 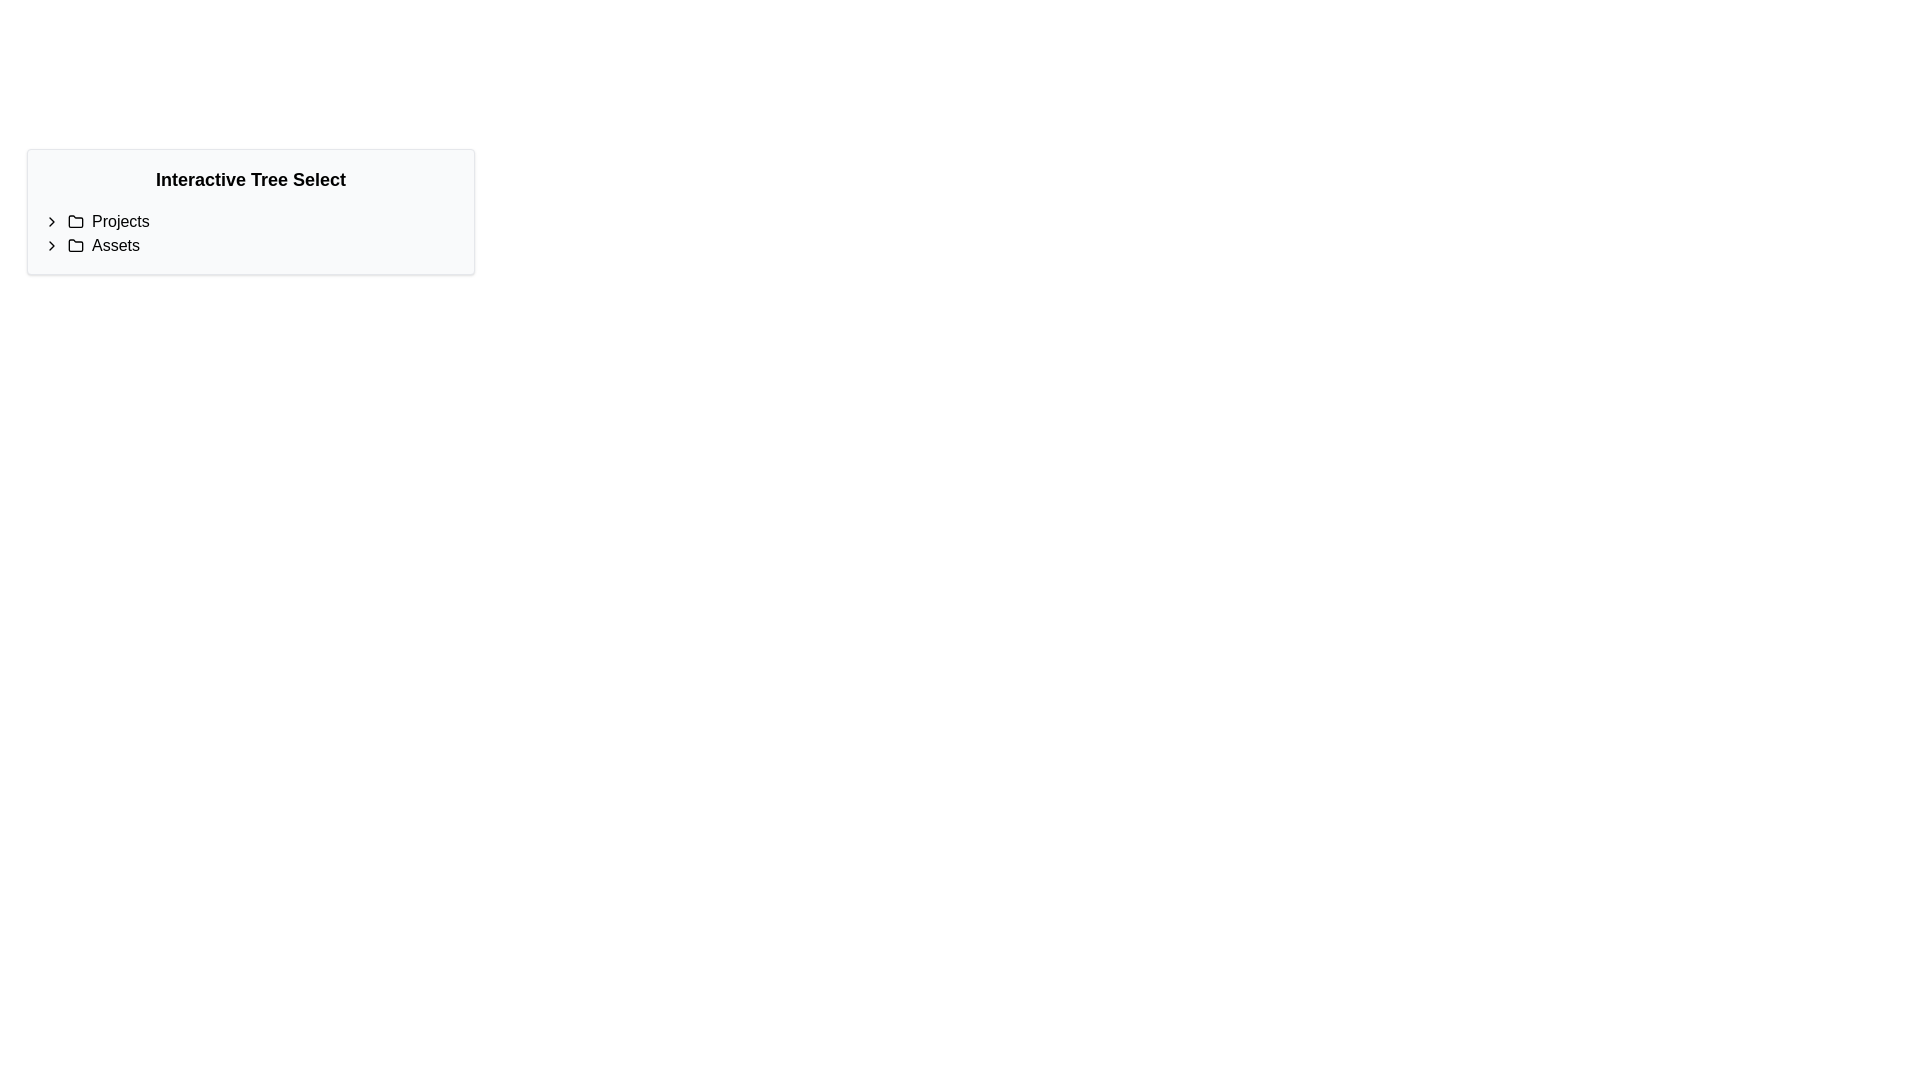 What do you see at coordinates (76, 244) in the screenshot?
I see `the folder icon for the 'Assets' directory, which is the second folder icon` at bounding box center [76, 244].